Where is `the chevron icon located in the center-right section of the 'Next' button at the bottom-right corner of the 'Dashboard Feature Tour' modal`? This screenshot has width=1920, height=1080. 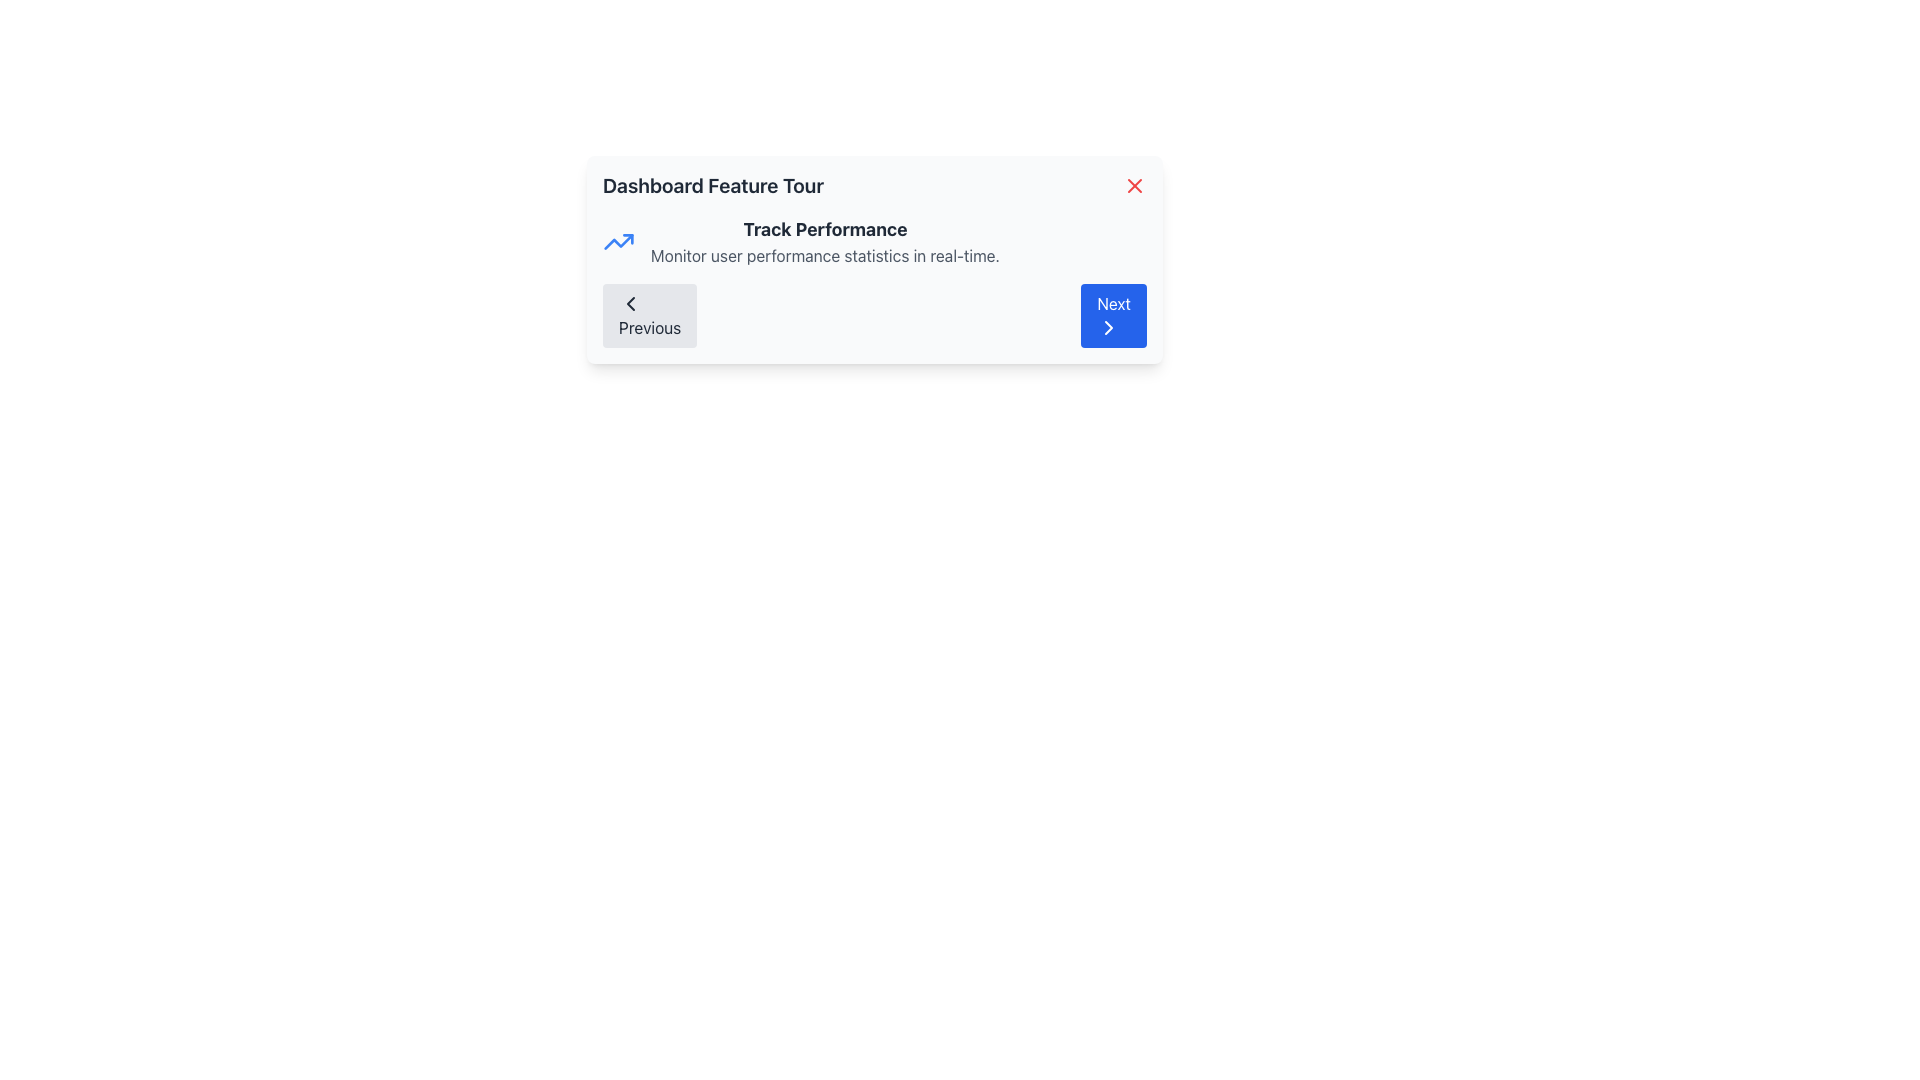
the chevron icon located in the center-right section of the 'Next' button at the bottom-right corner of the 'Dashboard Feature Tour' modal is located at coordinates (1108, 326).